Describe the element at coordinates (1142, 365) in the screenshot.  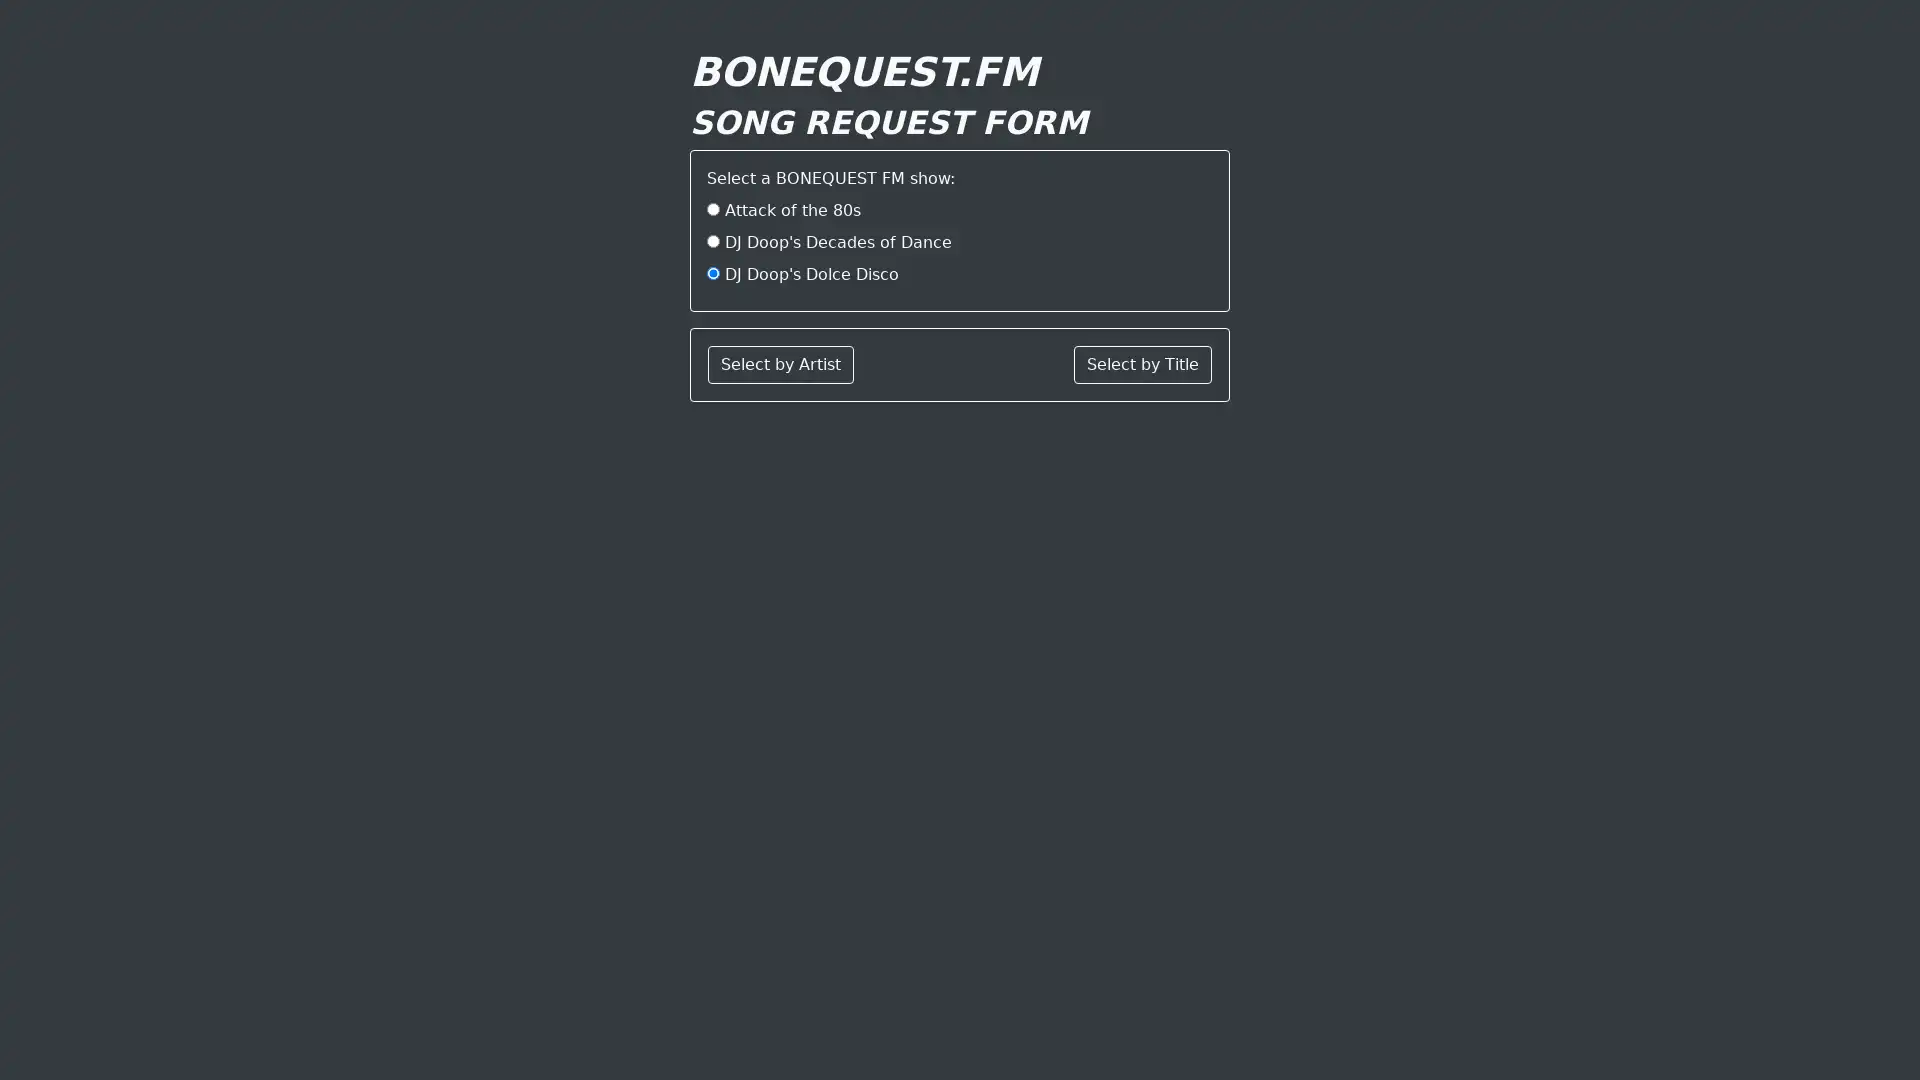
I see `Select by Title` at that location.